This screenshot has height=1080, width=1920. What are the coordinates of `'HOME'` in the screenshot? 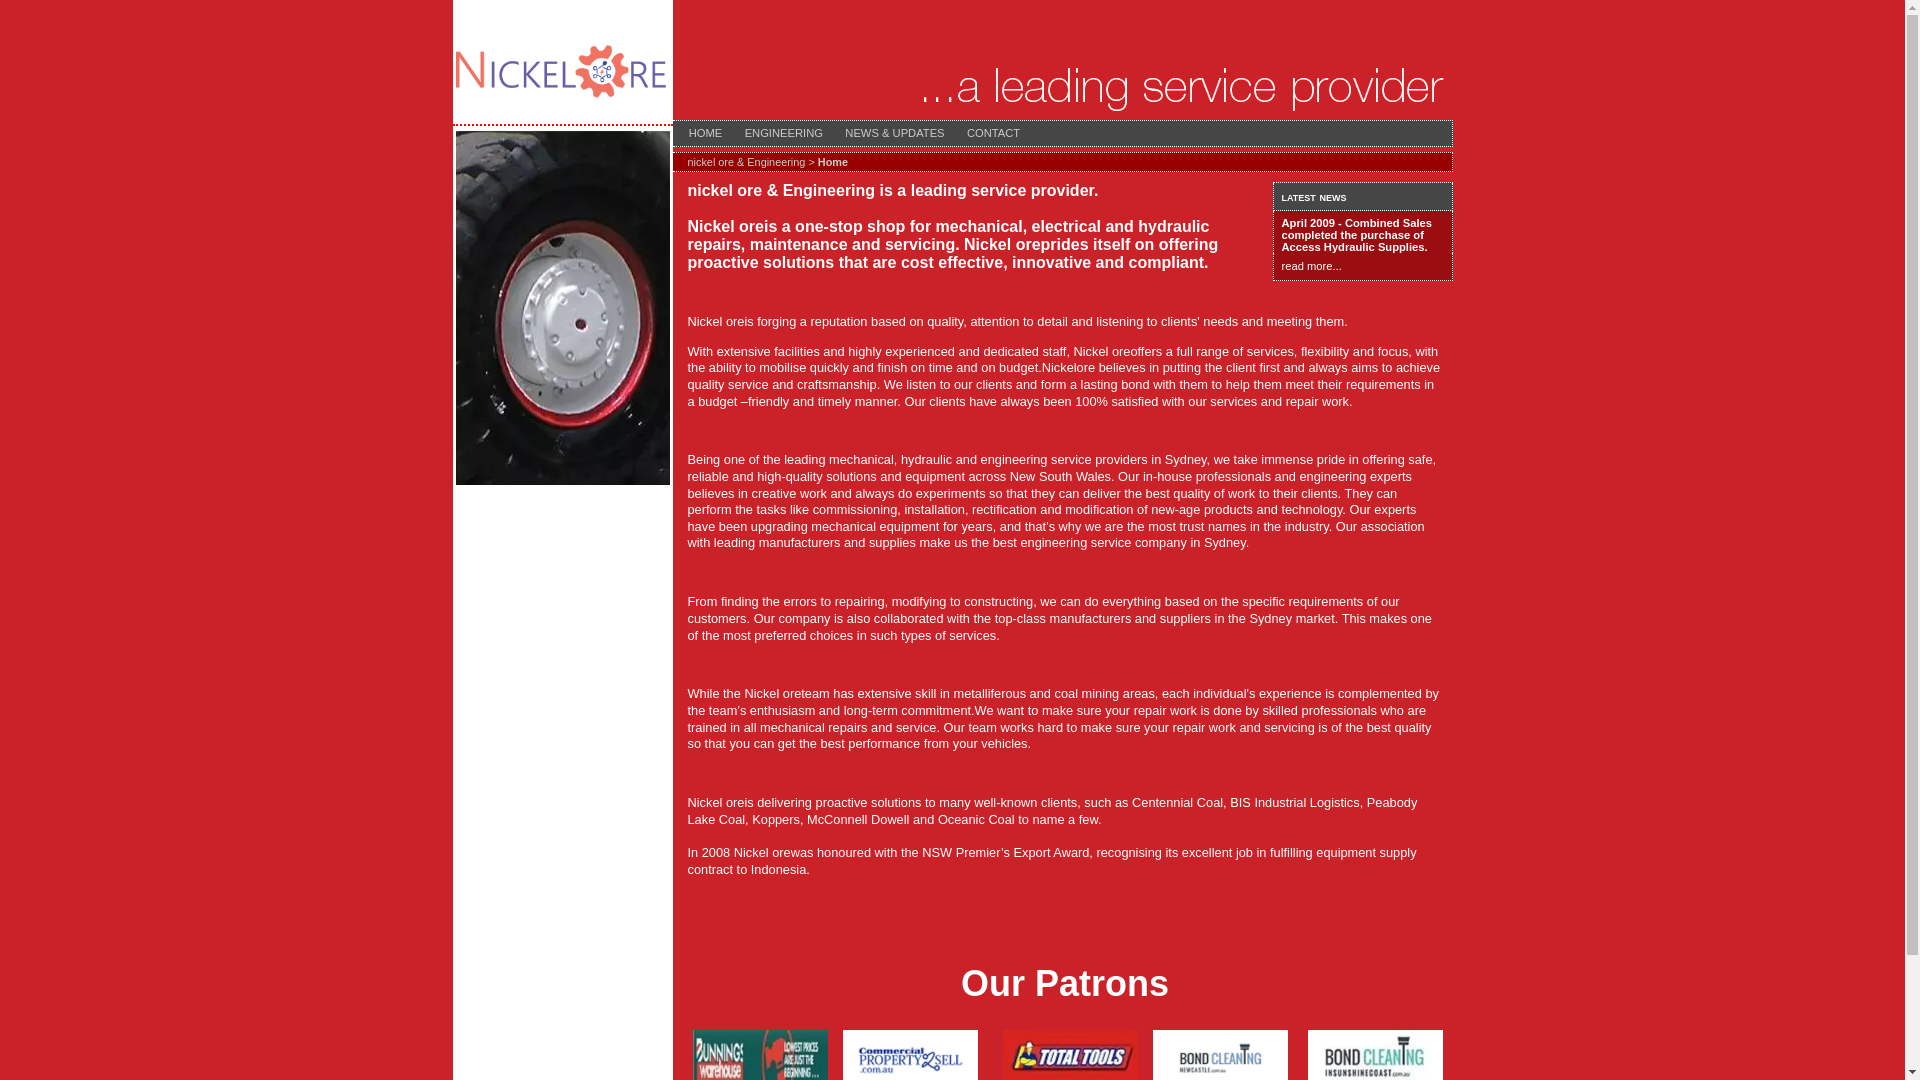 It's located at (705, 132).